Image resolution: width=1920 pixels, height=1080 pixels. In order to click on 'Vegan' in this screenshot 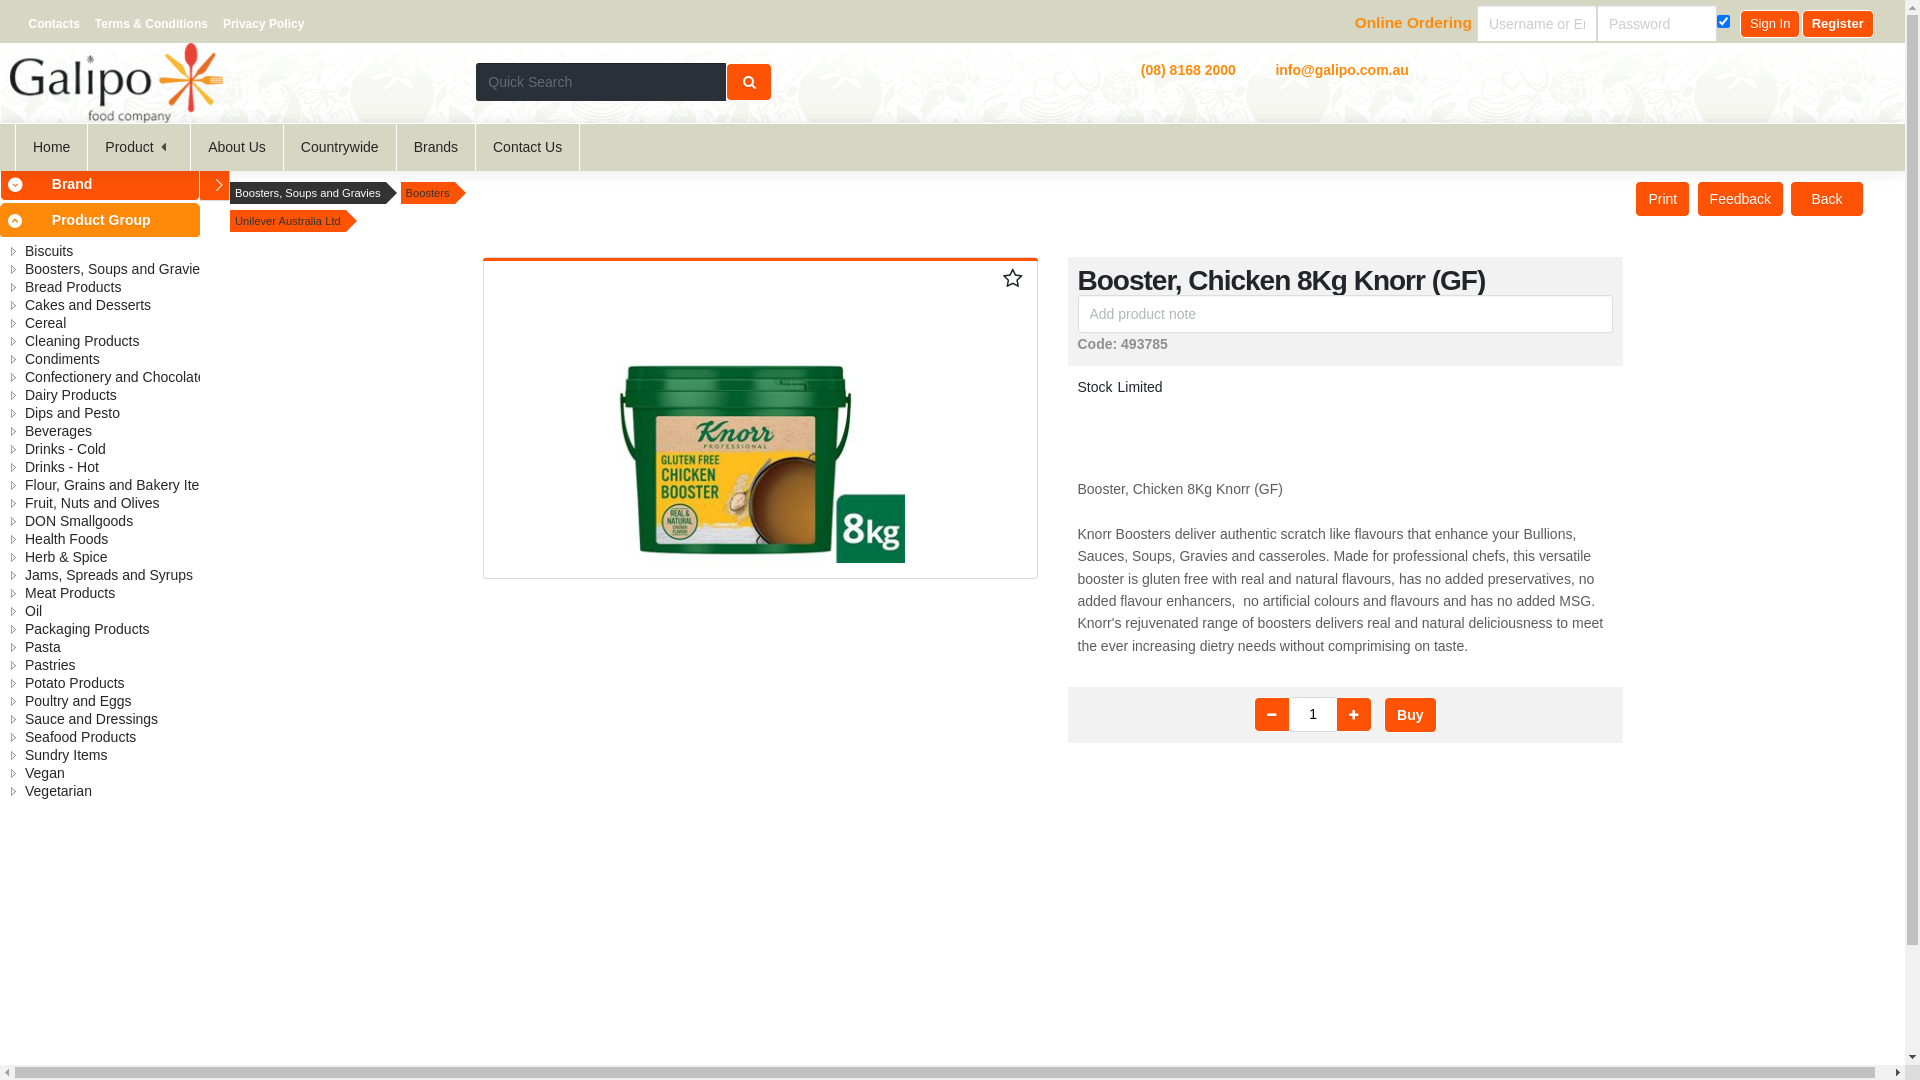, I will do `click(44, 771)`.